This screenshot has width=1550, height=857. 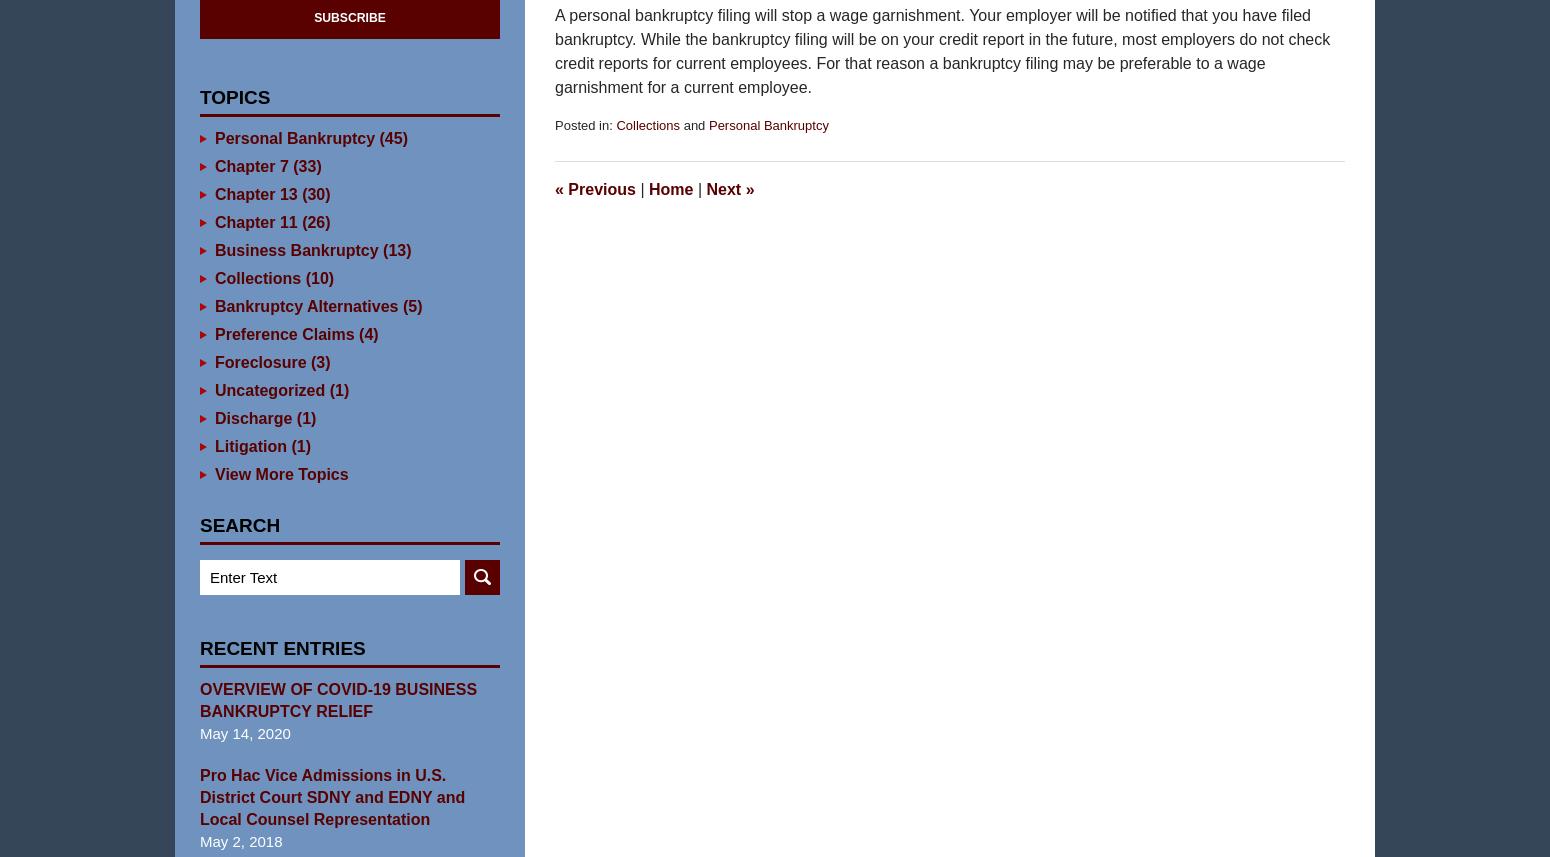 What do you see at coordinates (647, 219) in the screenshot?
I see `'Home'` at bounding box center [647, 219].